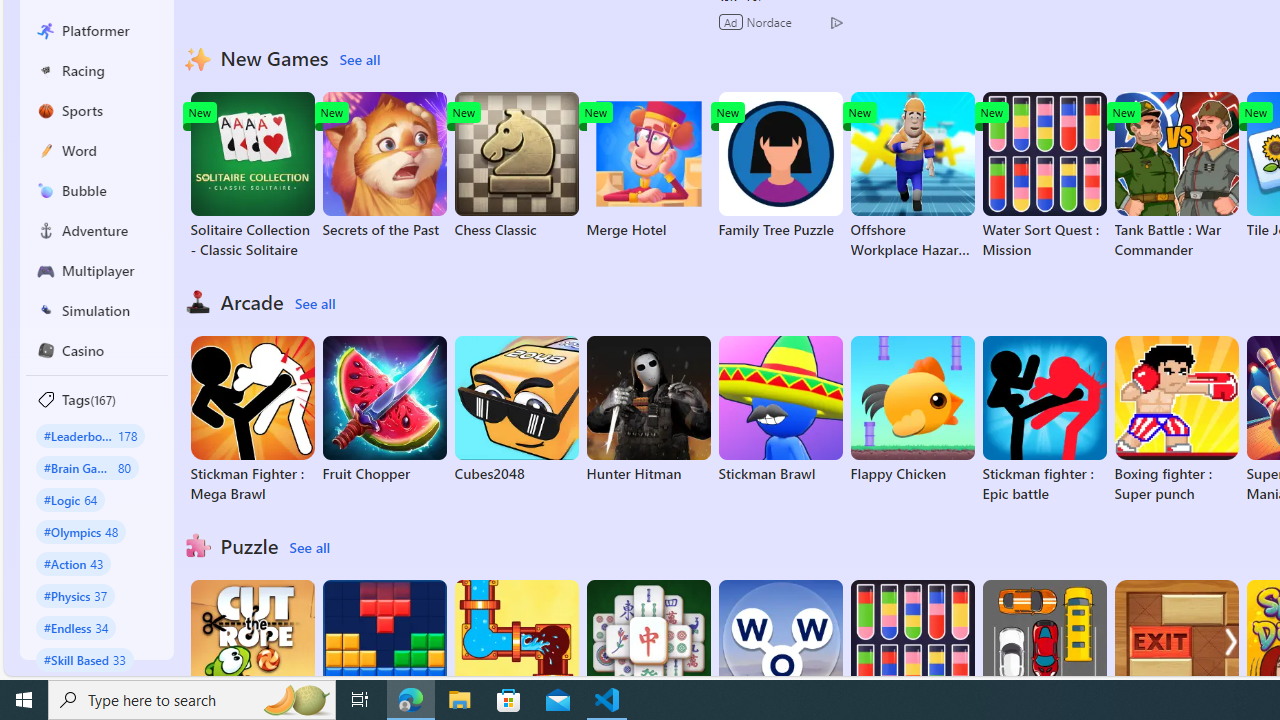  Describe the element at coordinates (779, 409) in the screenshot. I see `'Stickman Brawl'` at that location.